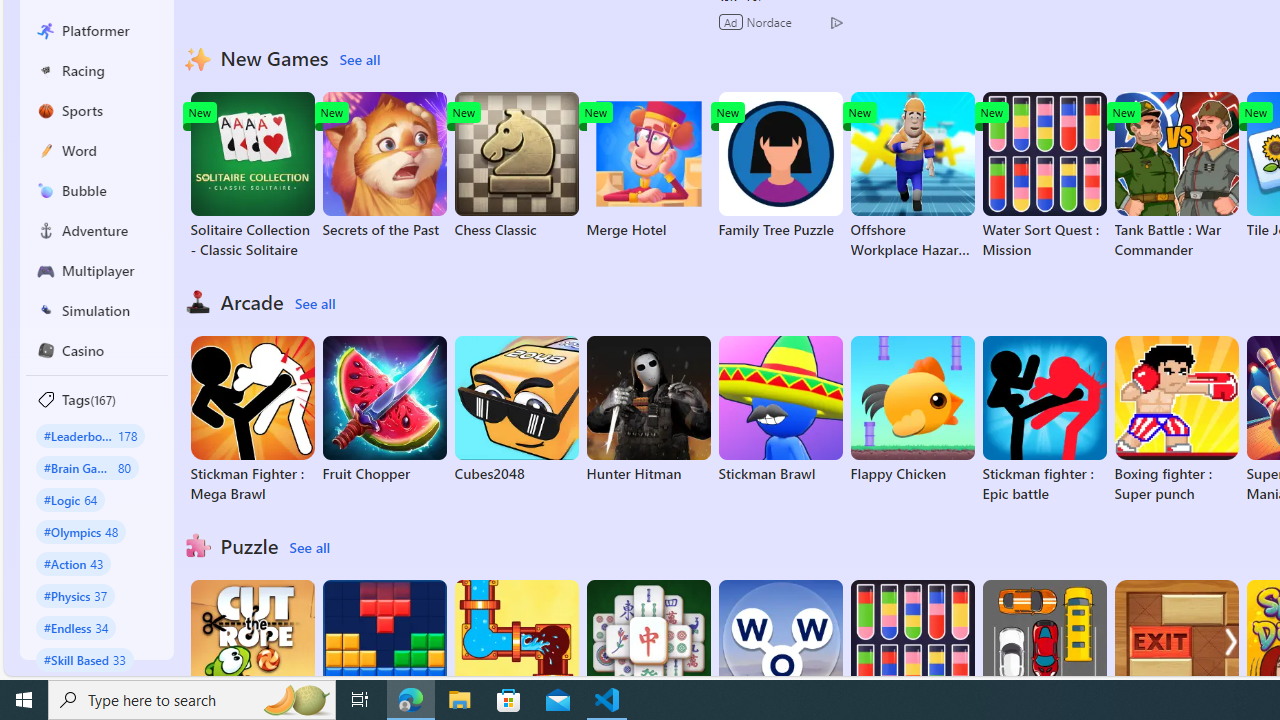  Describe the element at coordinates (779, 409) in the screenshot. I see `'Stickman Brawl'` at that location.